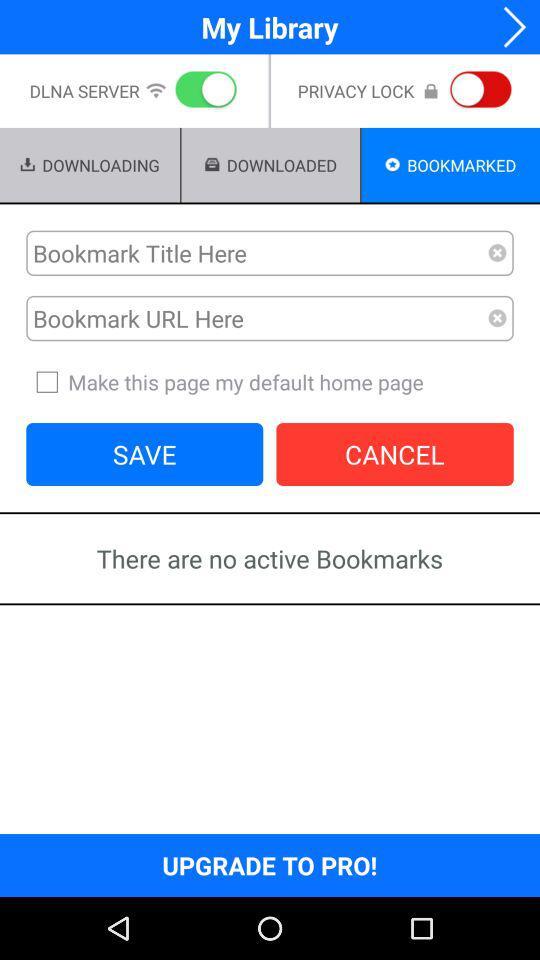  What do you see at coordinates (476, 91) in the screenshot?
I see `icon above the bookmarked item` at bounding box center [476, 91].